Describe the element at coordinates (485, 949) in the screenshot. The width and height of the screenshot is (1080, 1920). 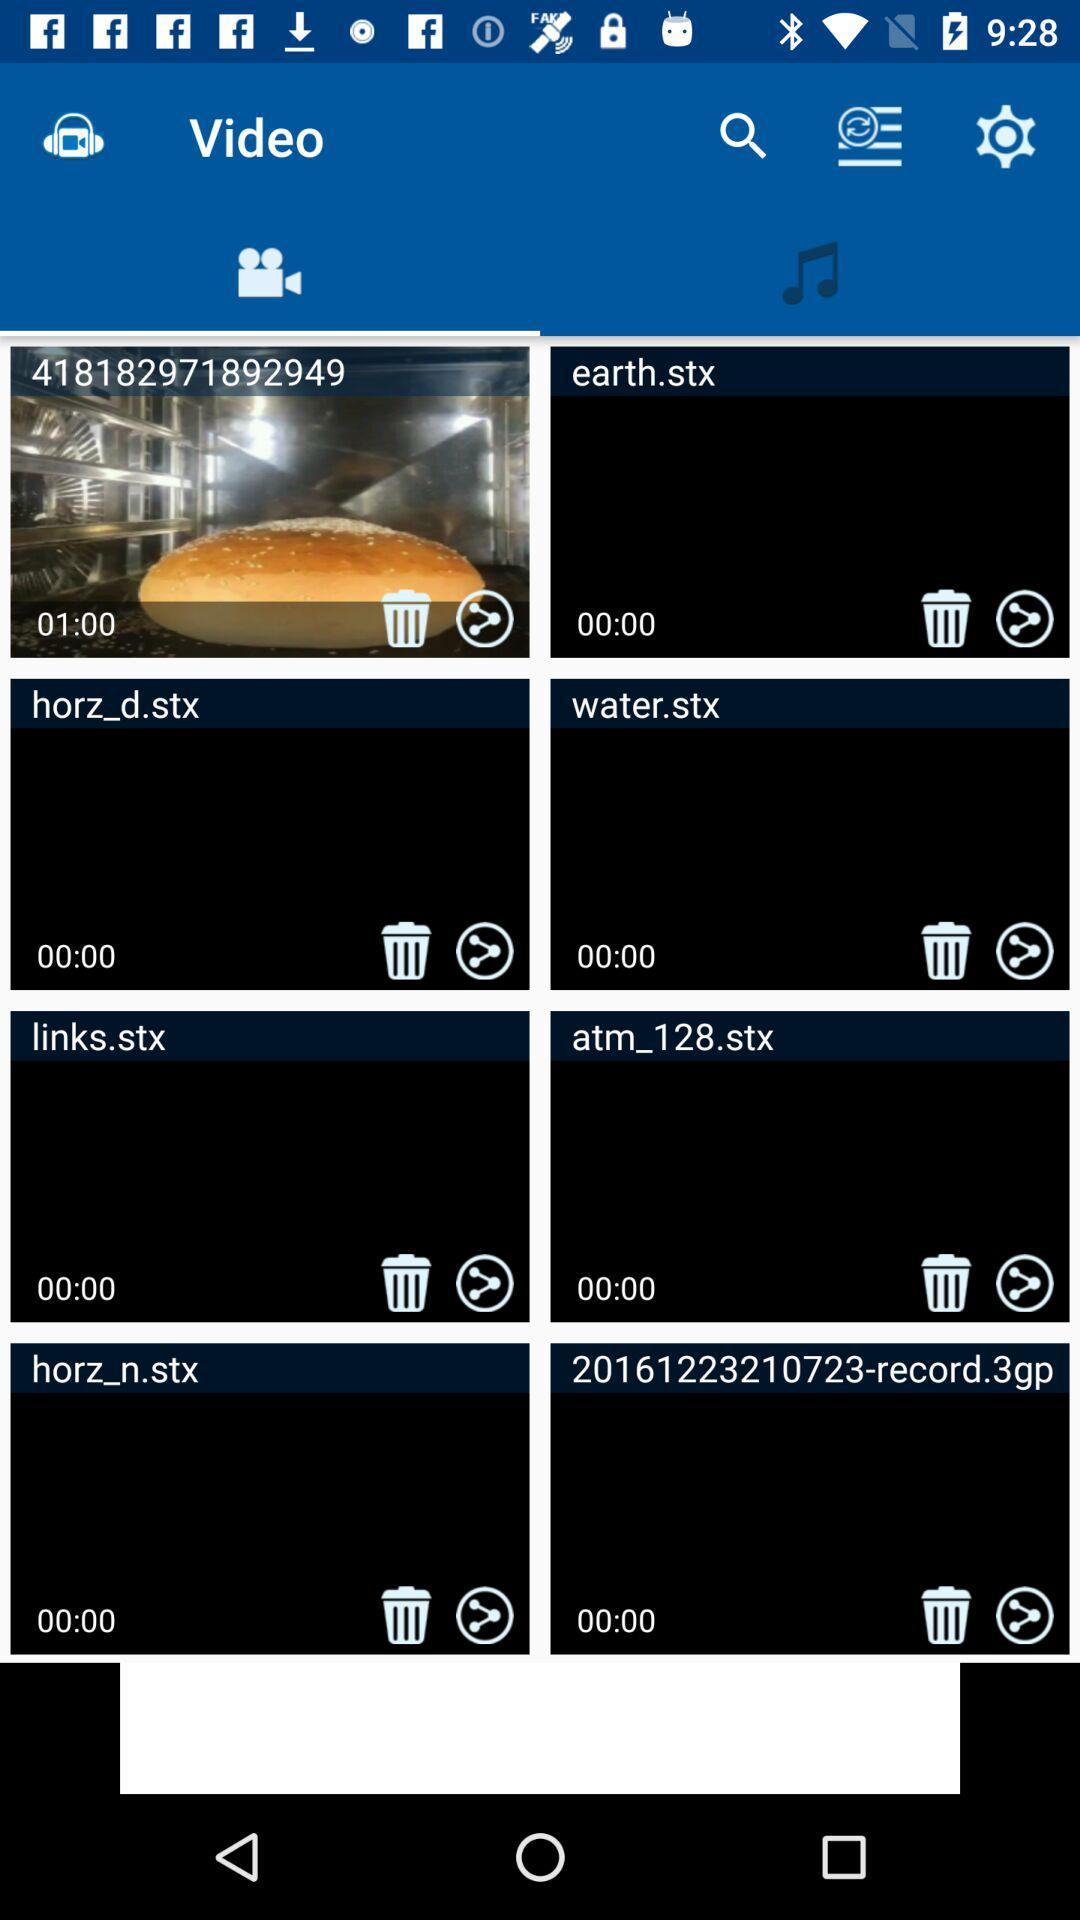
I see `the second row first image of share logo` at that location.